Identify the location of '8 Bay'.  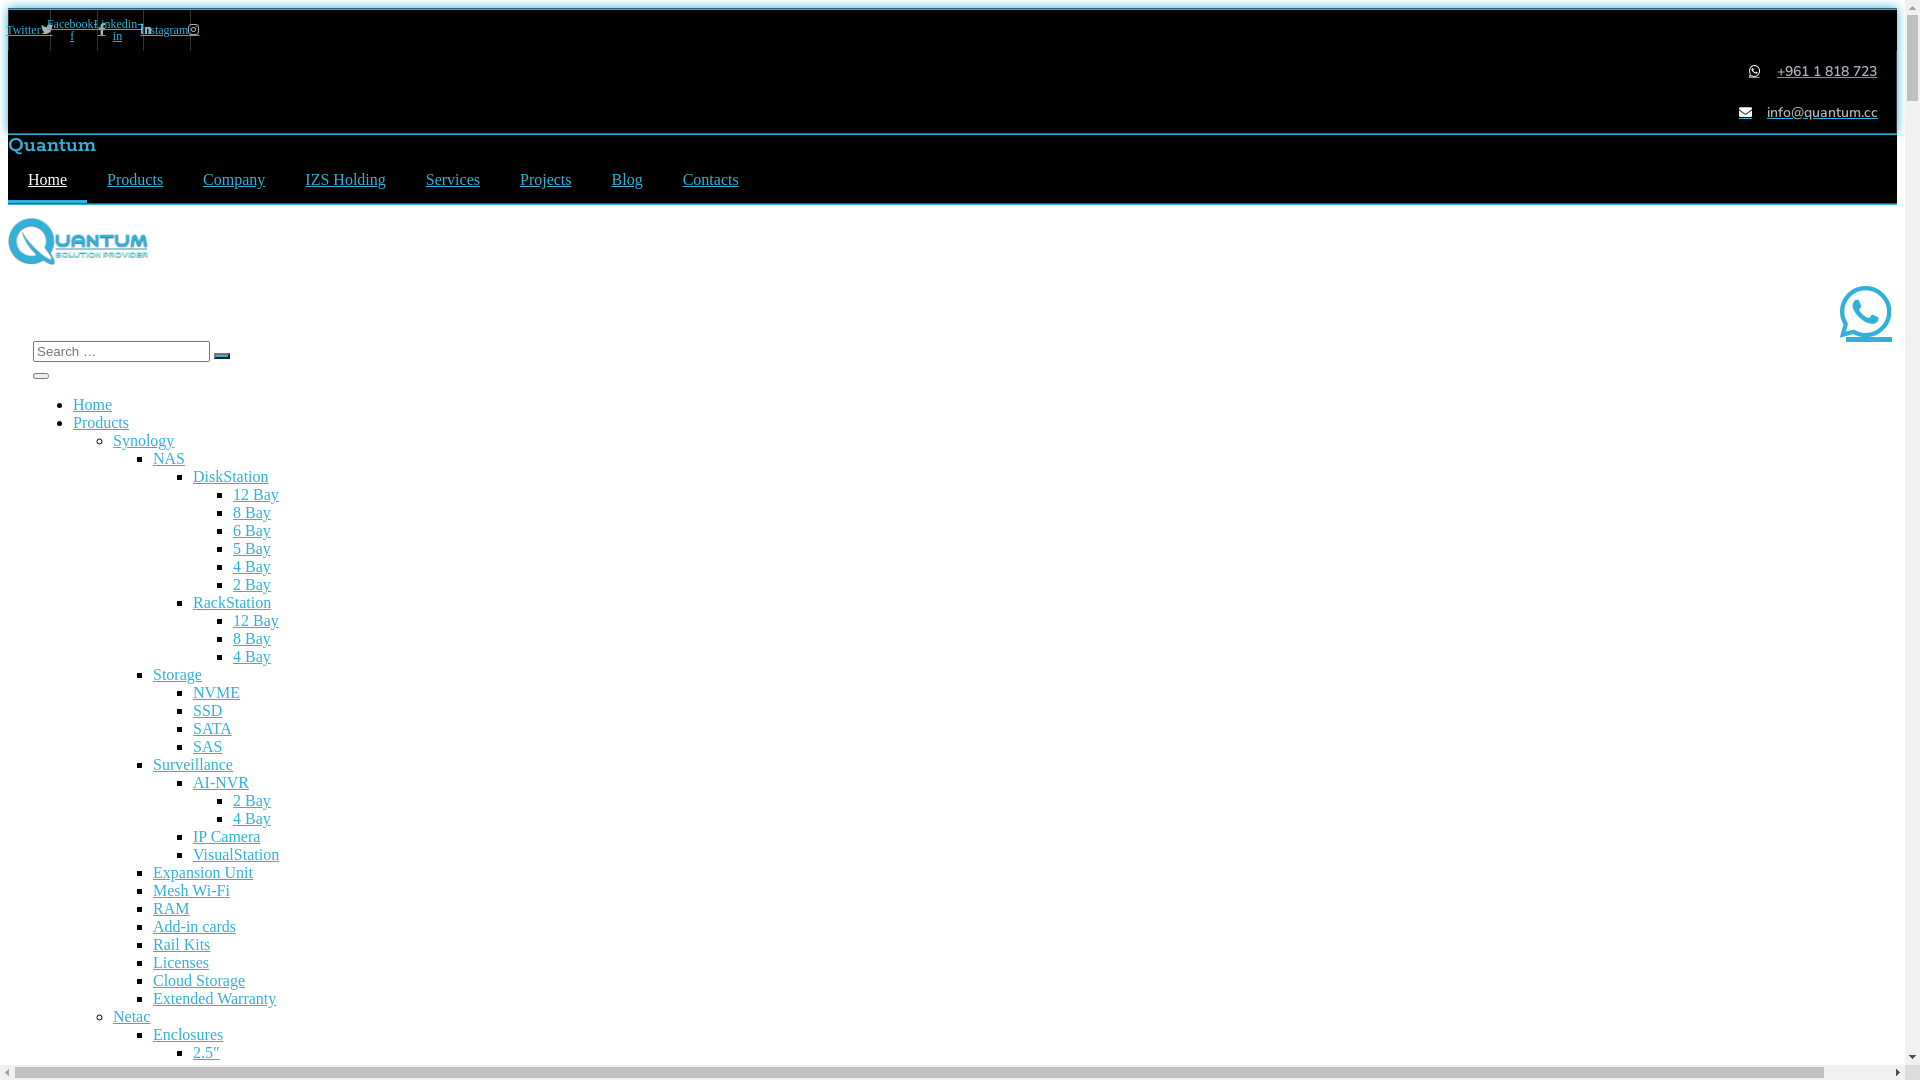
(251, 638).